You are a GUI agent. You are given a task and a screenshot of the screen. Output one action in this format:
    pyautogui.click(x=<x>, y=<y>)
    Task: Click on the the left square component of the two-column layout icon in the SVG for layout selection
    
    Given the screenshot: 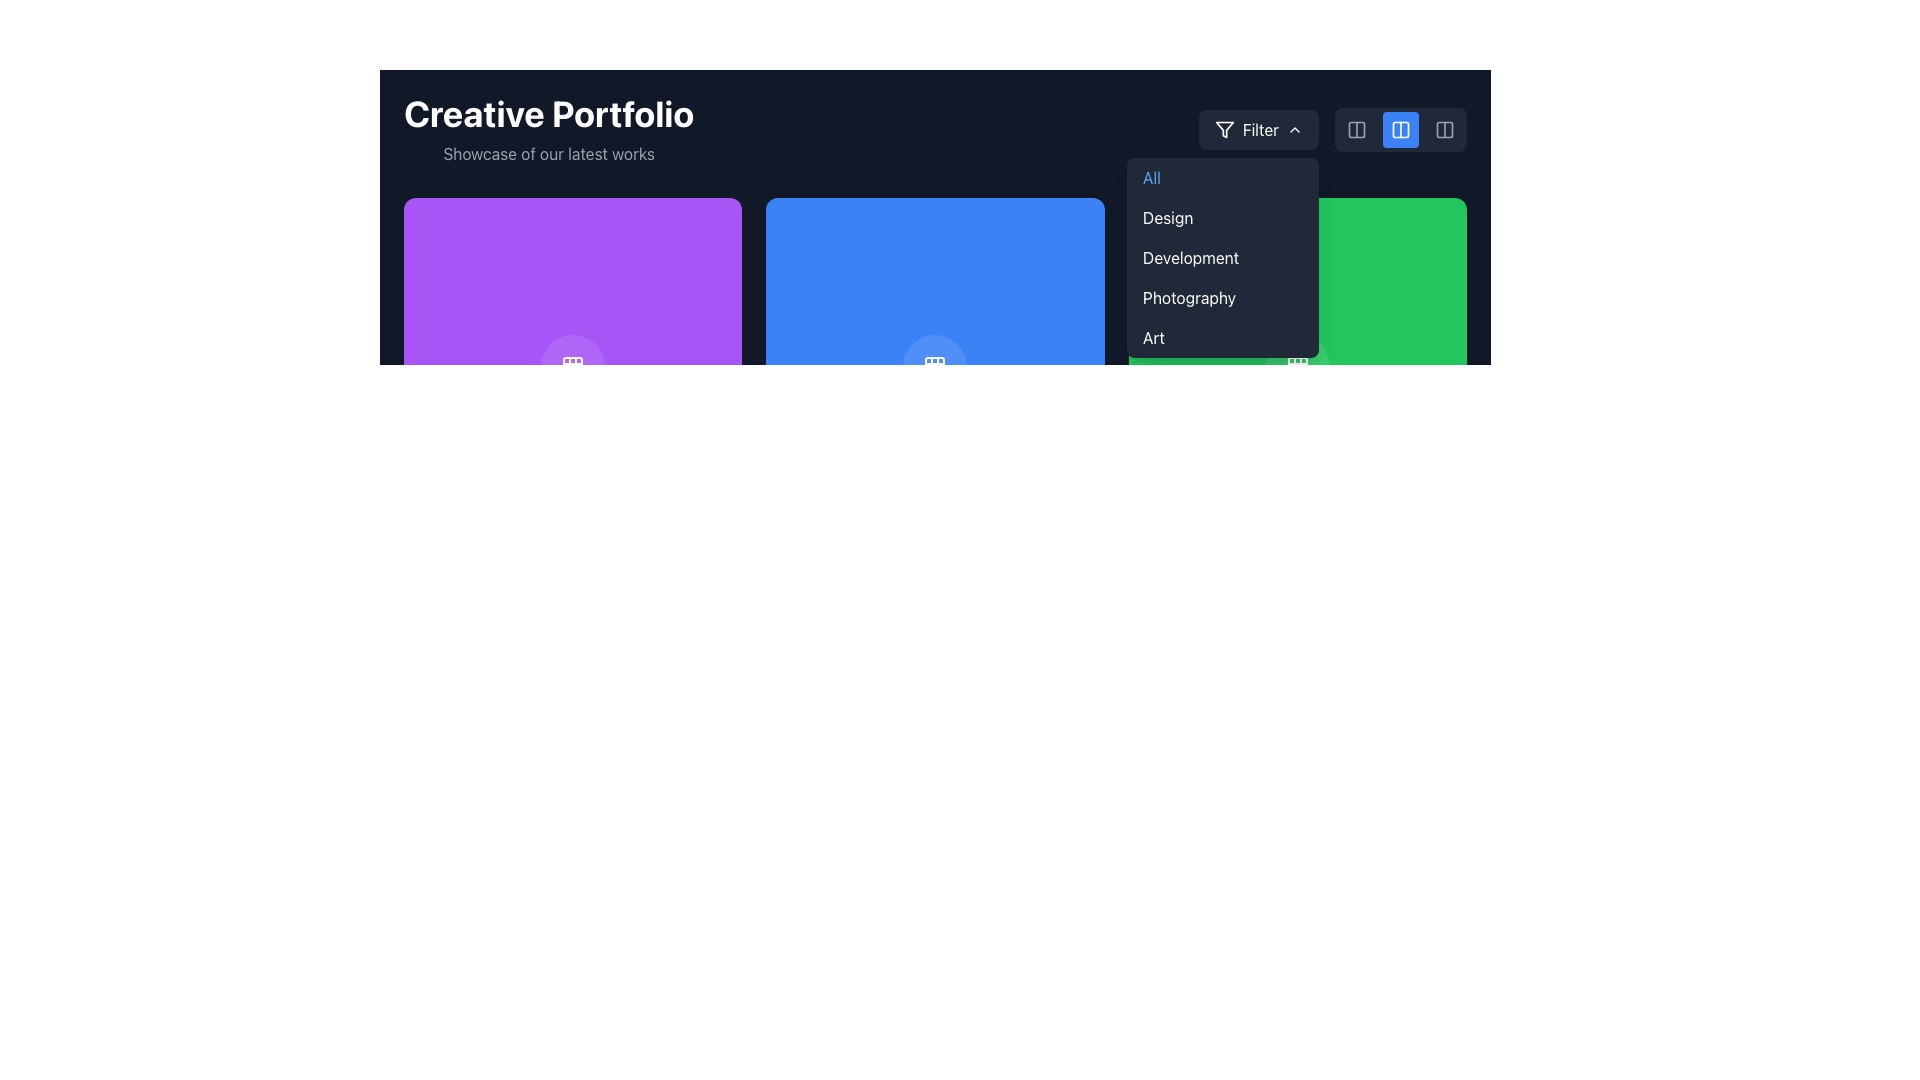 What is the action you would take?
    pyautogui.click(x=1400, y=130)
    